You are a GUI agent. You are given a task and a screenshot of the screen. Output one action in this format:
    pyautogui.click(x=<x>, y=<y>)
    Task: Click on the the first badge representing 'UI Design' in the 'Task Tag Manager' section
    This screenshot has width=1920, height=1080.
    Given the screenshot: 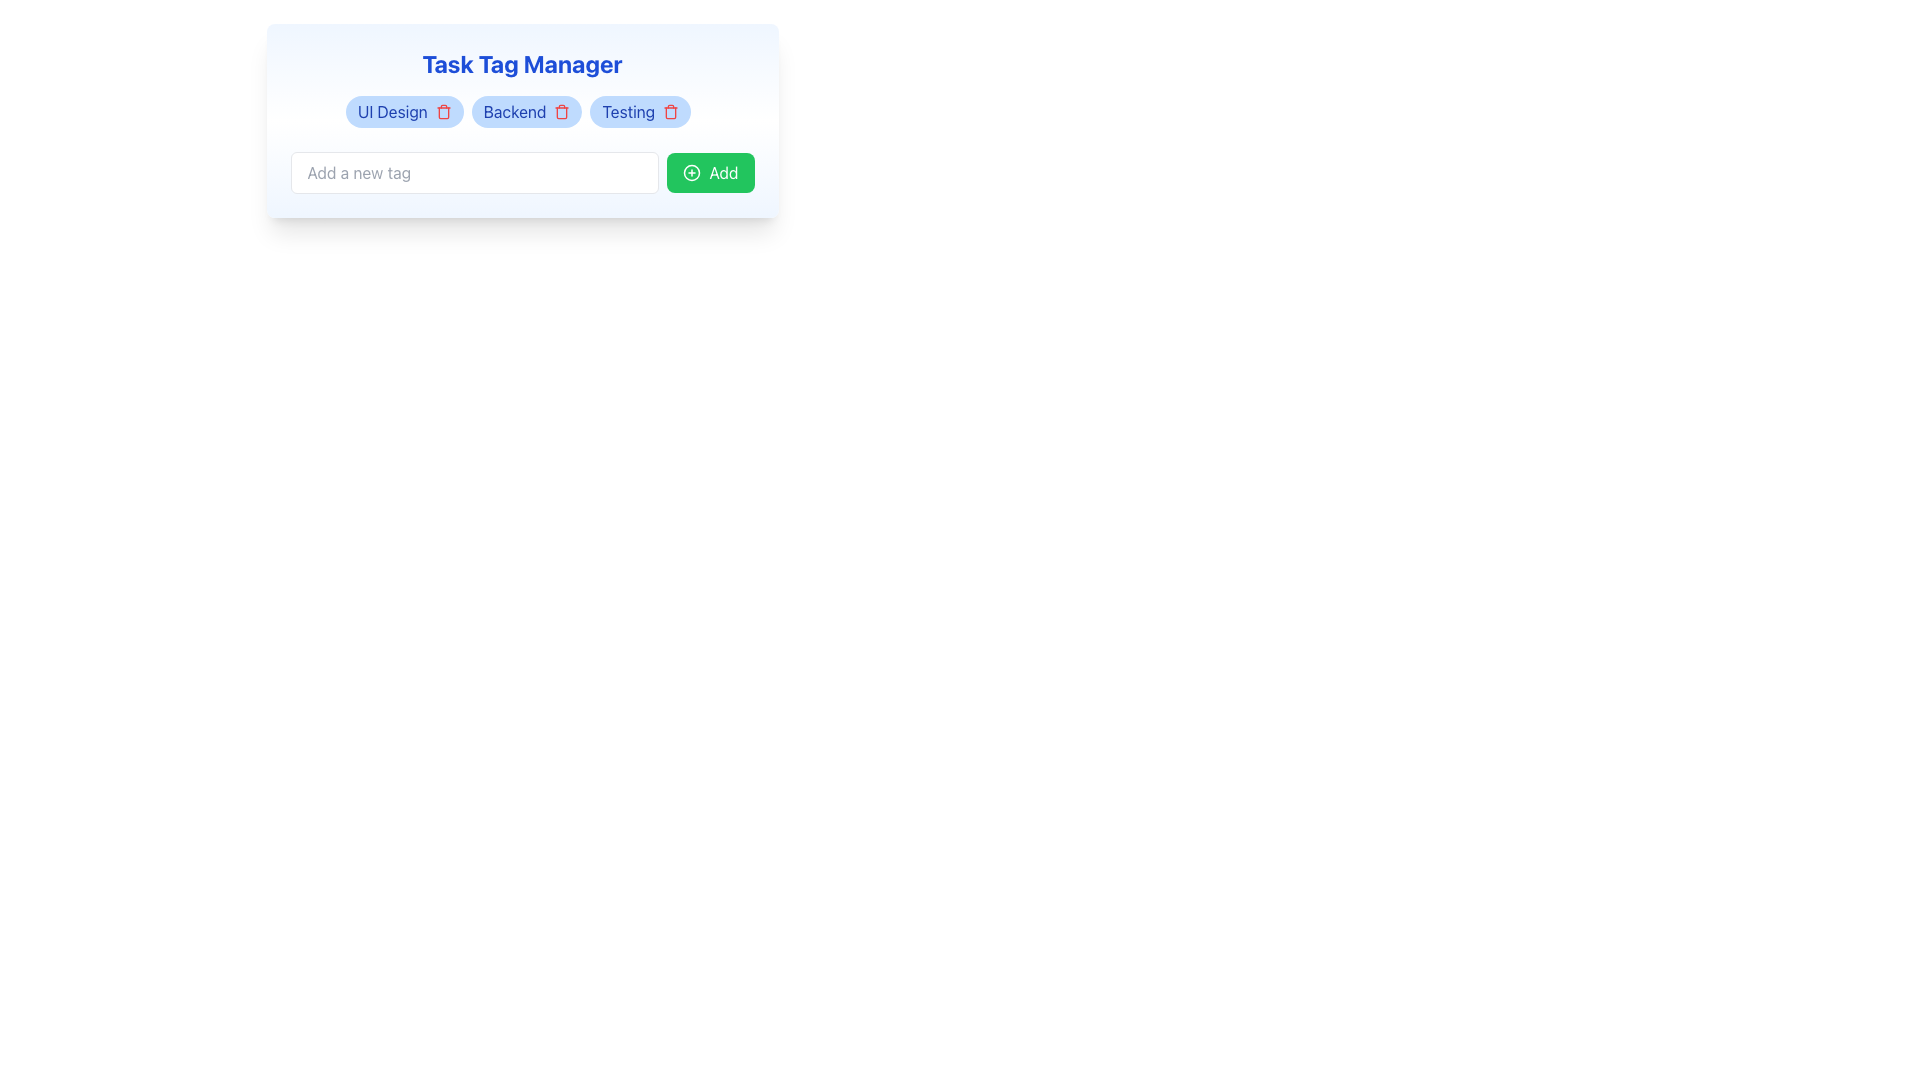 What is the action you would take?
    pyautogui.click(x=403, y=111)
    